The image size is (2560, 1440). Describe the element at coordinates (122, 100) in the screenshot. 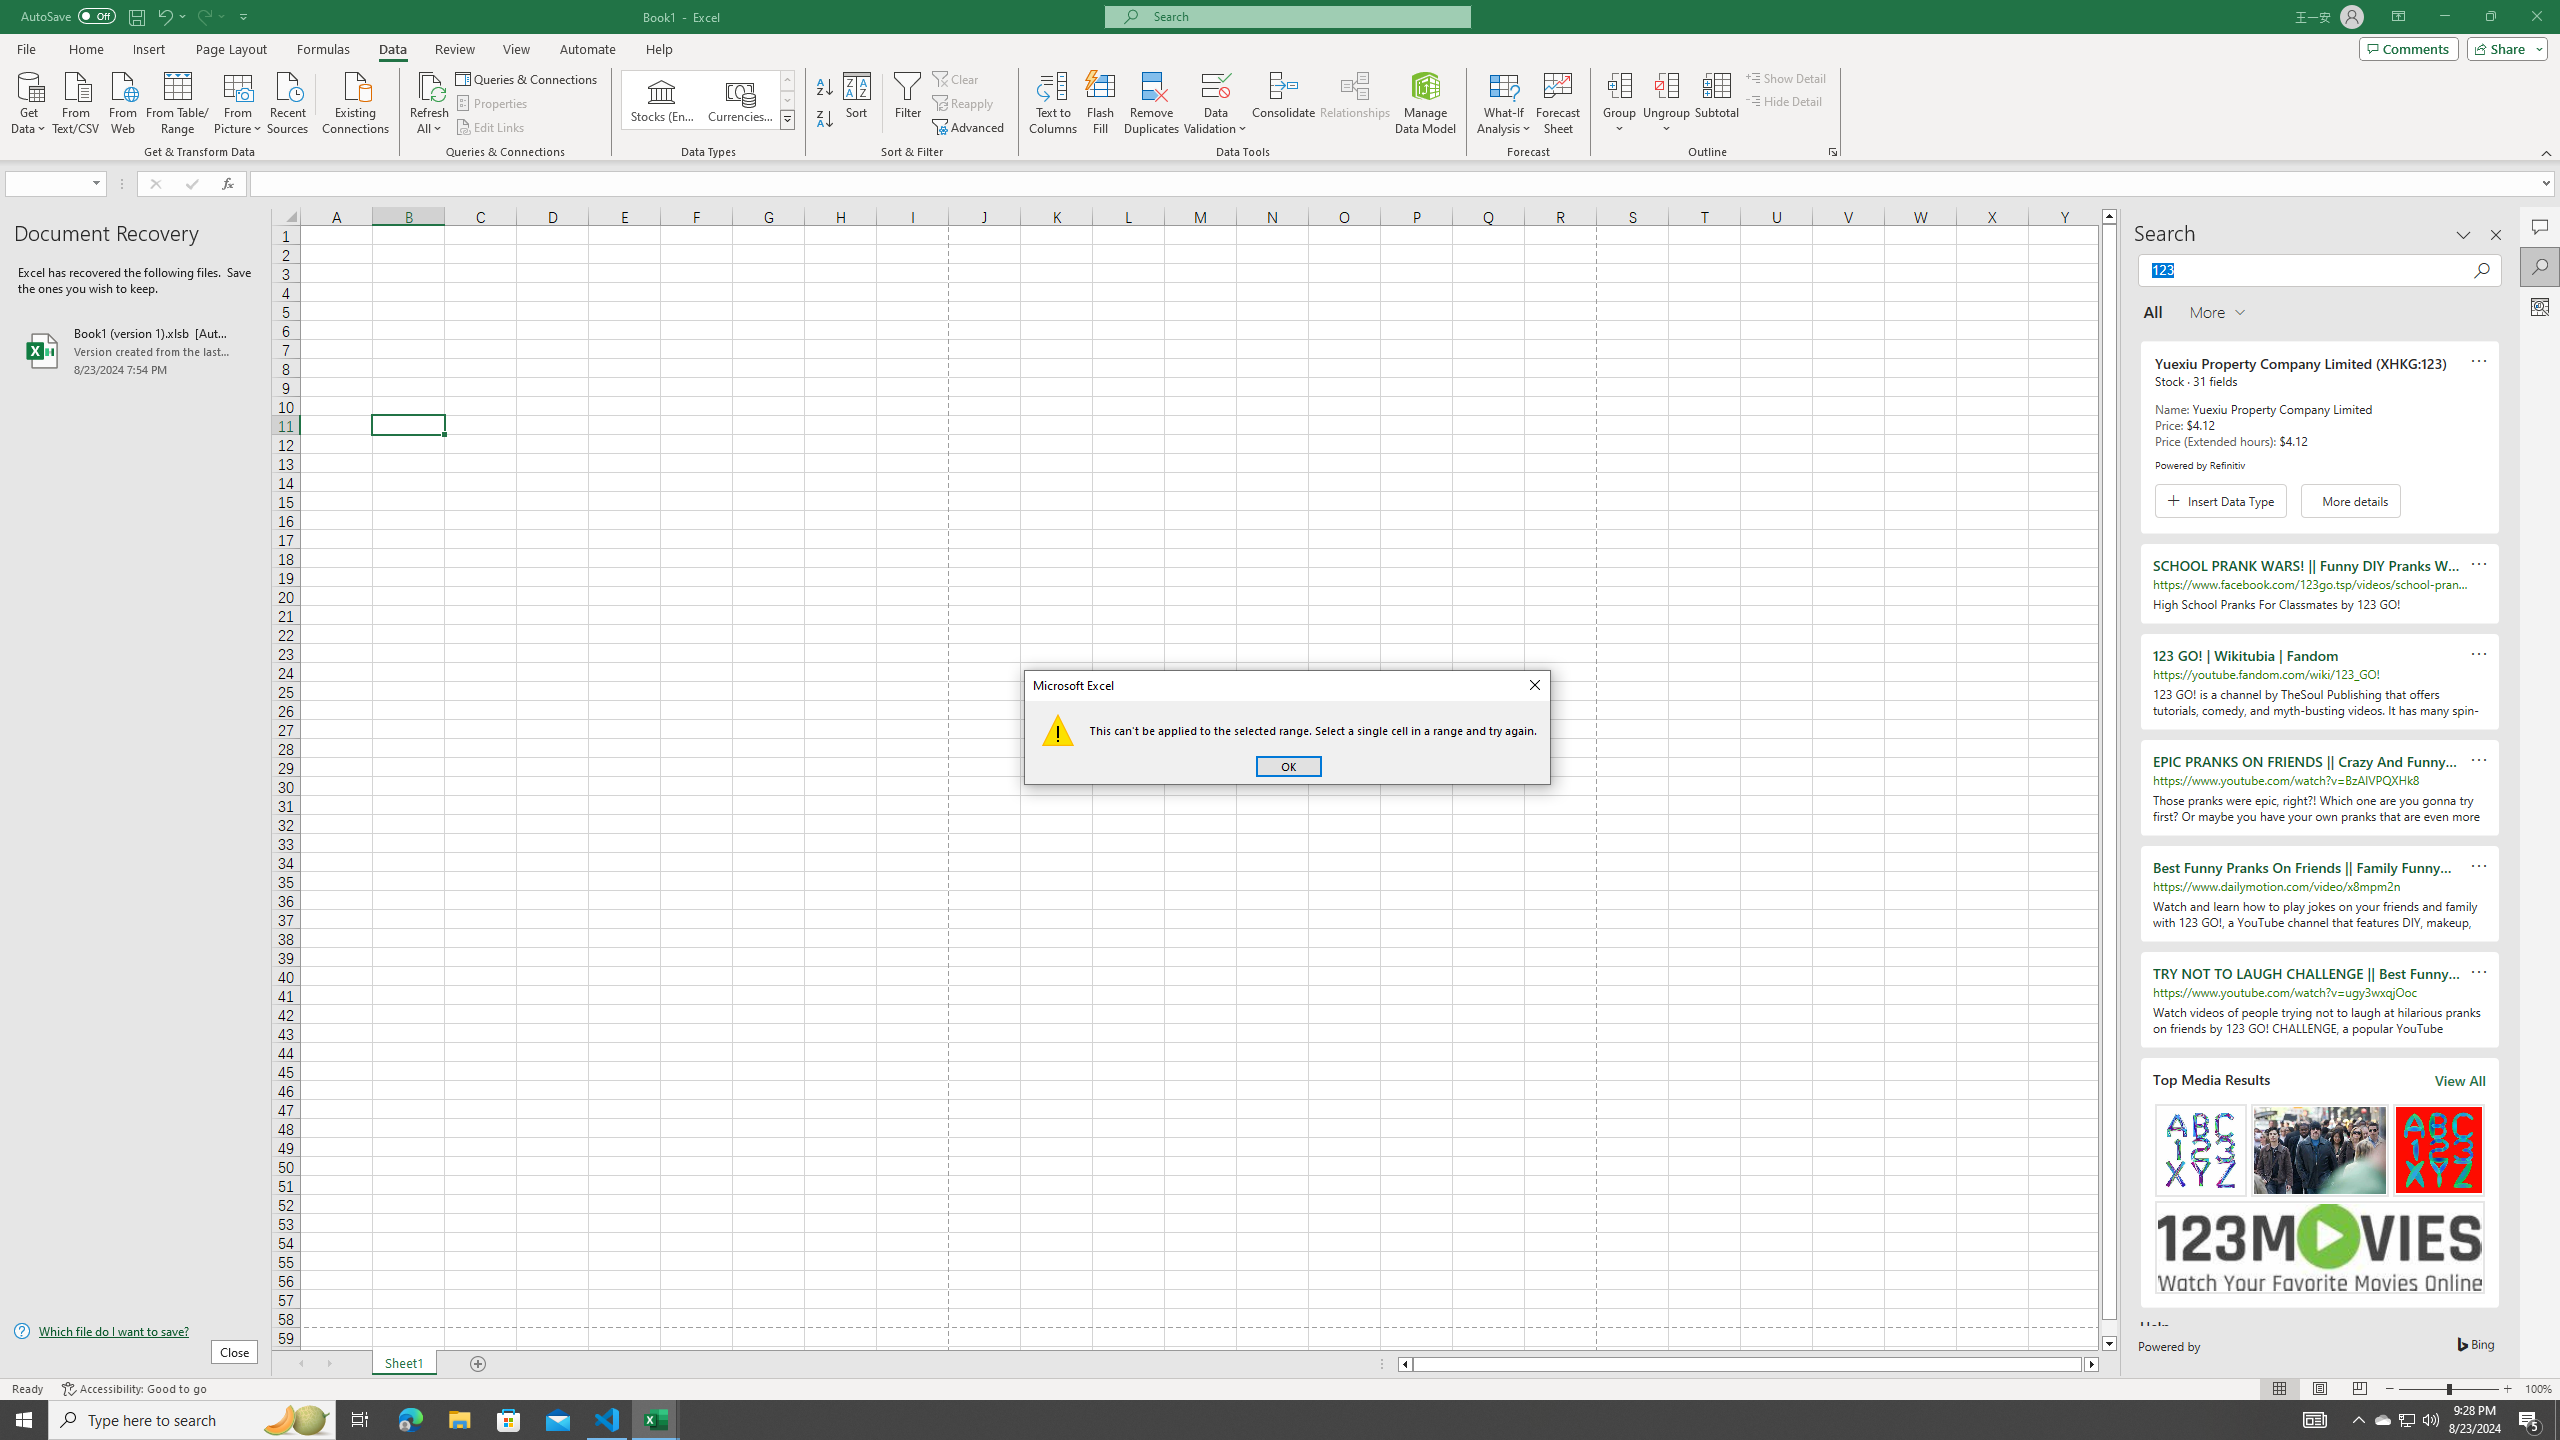

I see `'From Web'` at that location.